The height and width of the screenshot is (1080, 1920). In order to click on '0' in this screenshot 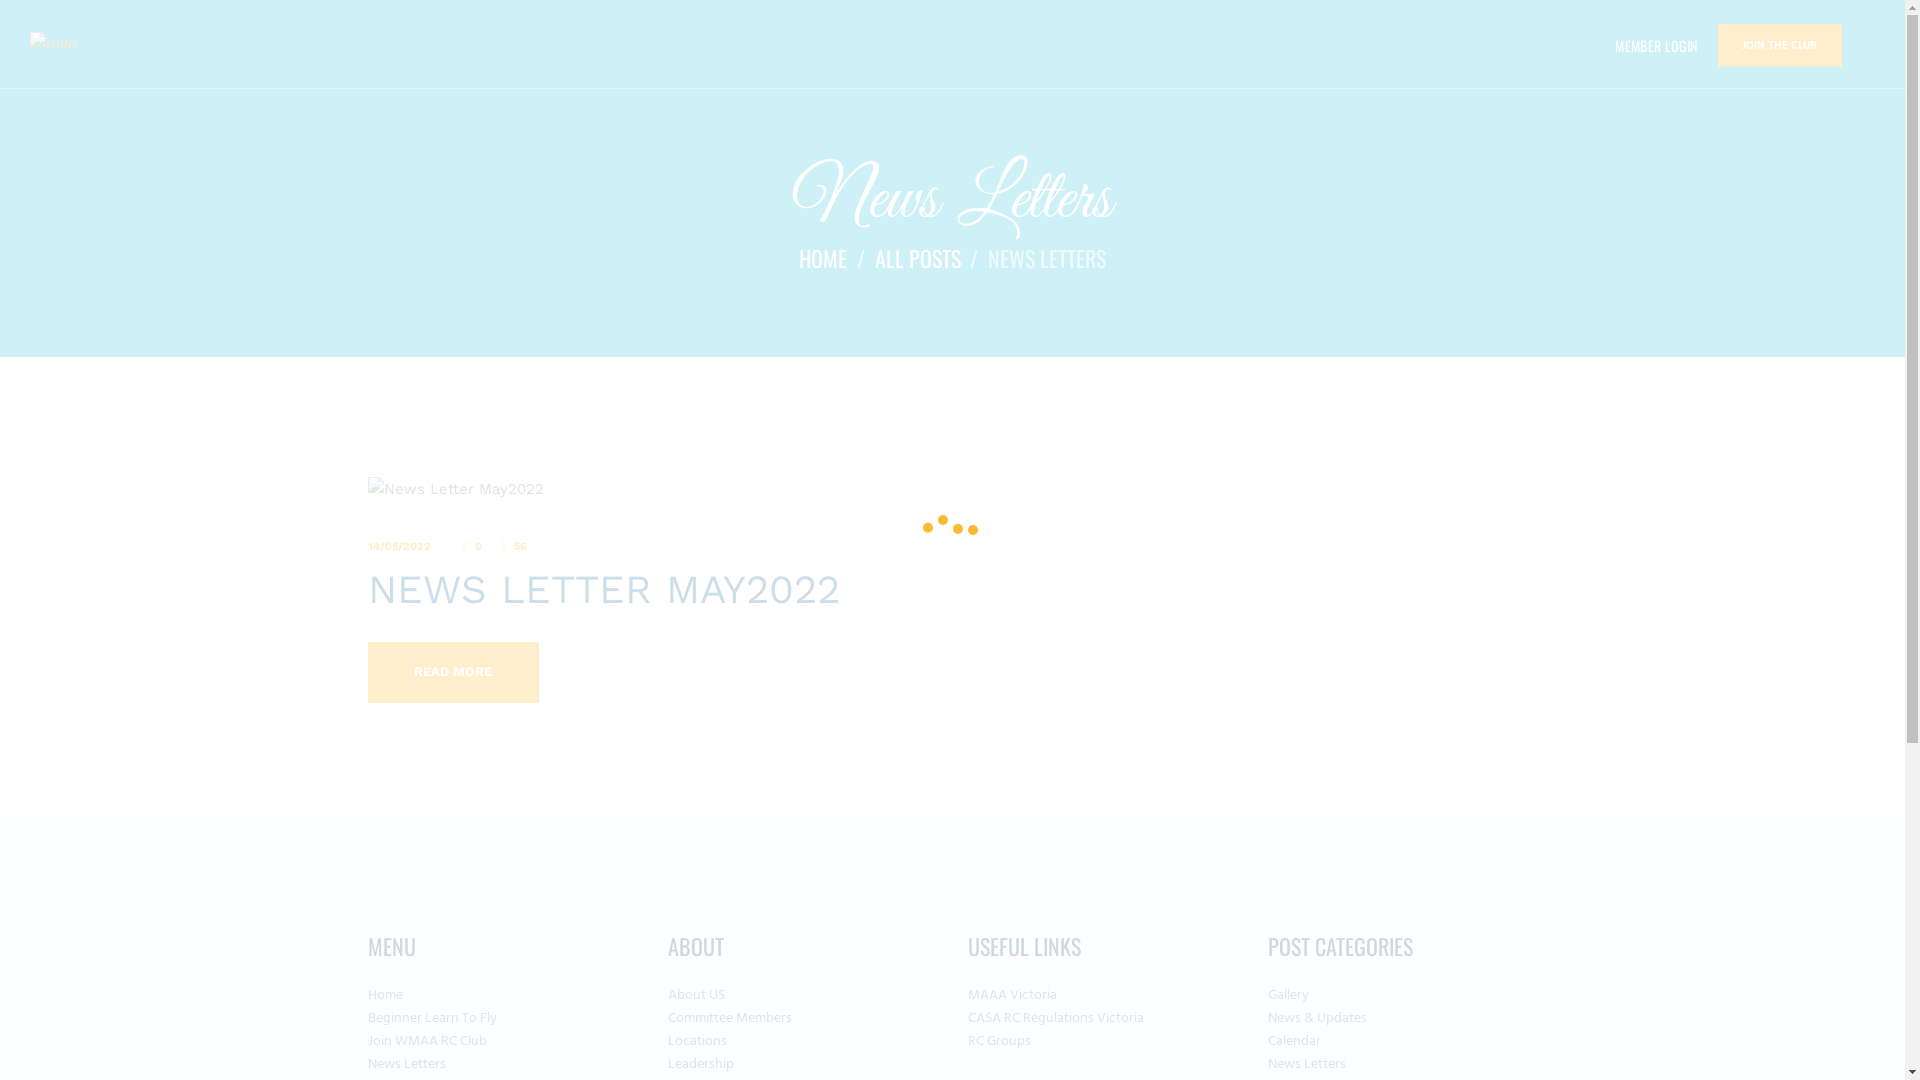, I will do `click(472, 546)`.